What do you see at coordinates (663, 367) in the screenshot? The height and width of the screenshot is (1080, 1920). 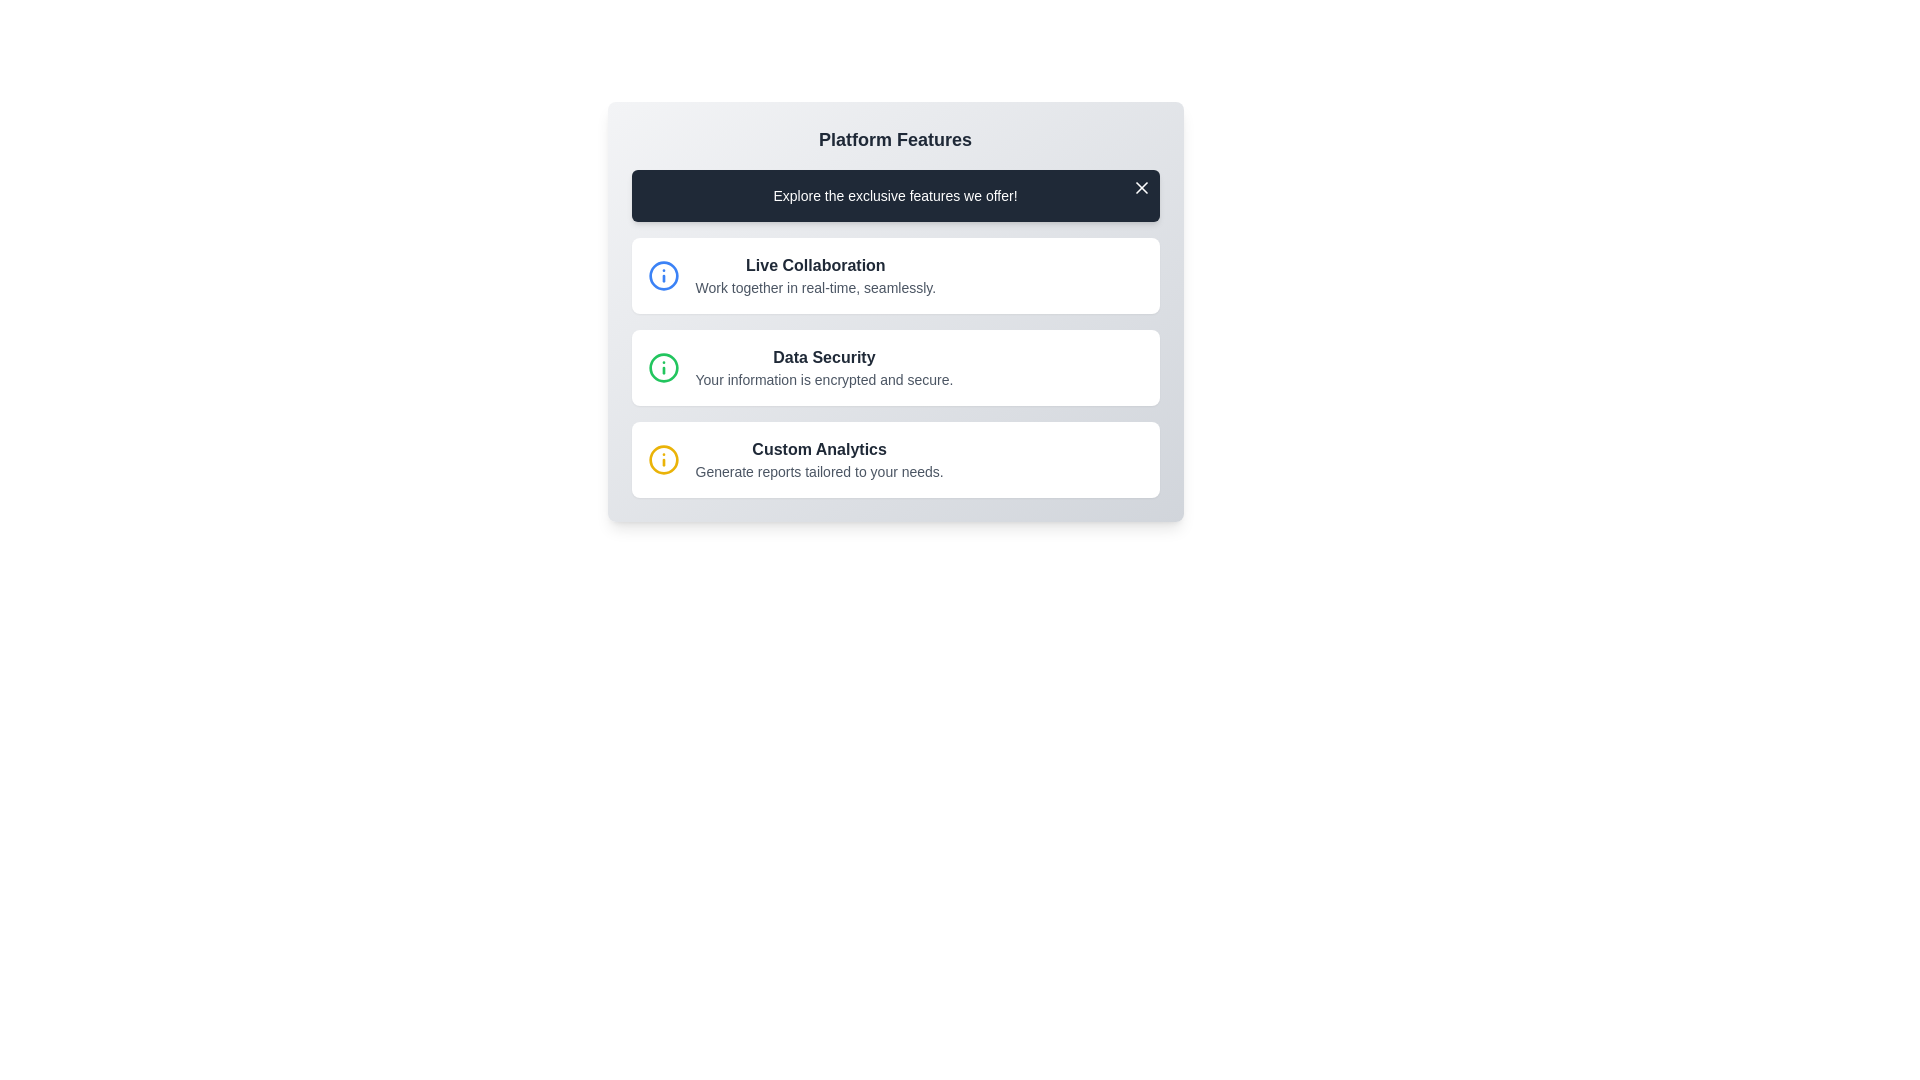 I see `the 'Data Security' icon located on the left side of the second card in a vertical list of cards` at bounding box center [663, 367].